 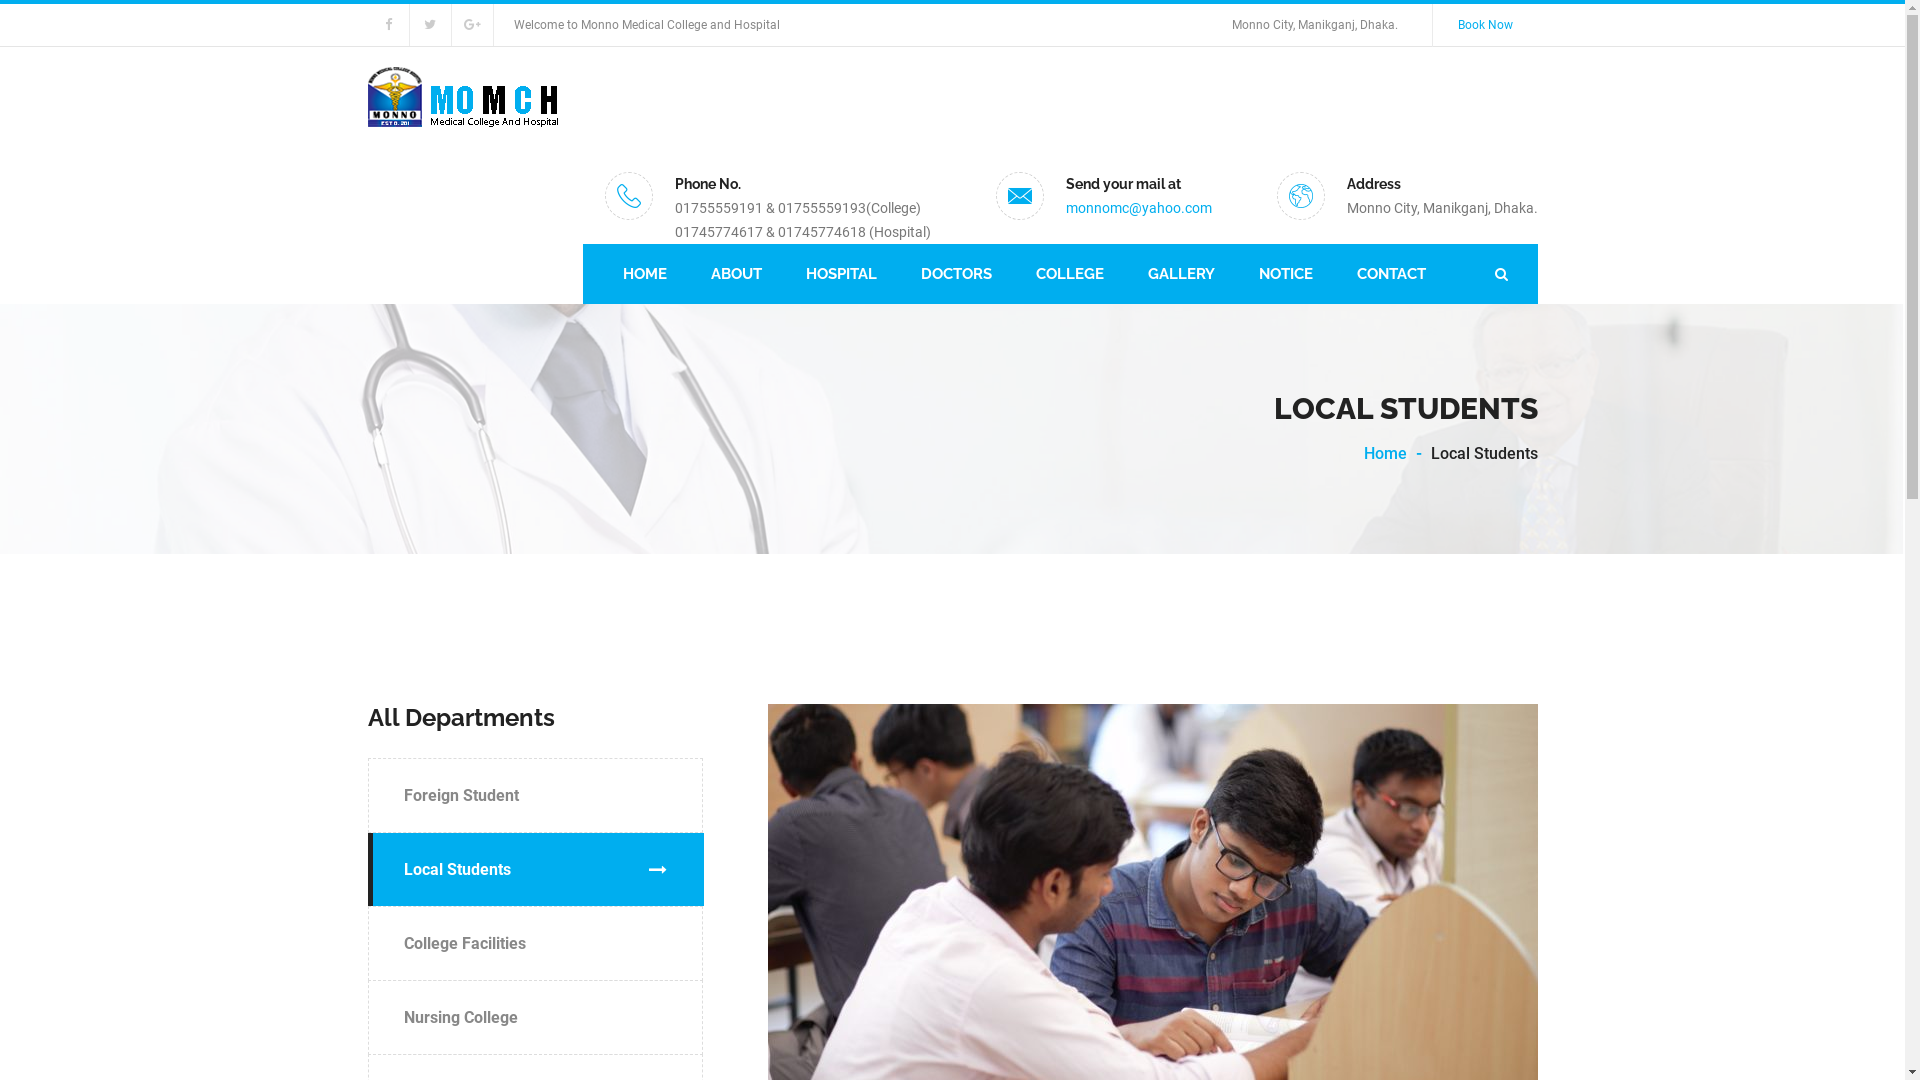 What do you see at coordinates (535, 868) in the screenshot?
I see `'Local Students'` at bounding box center [535, 868].